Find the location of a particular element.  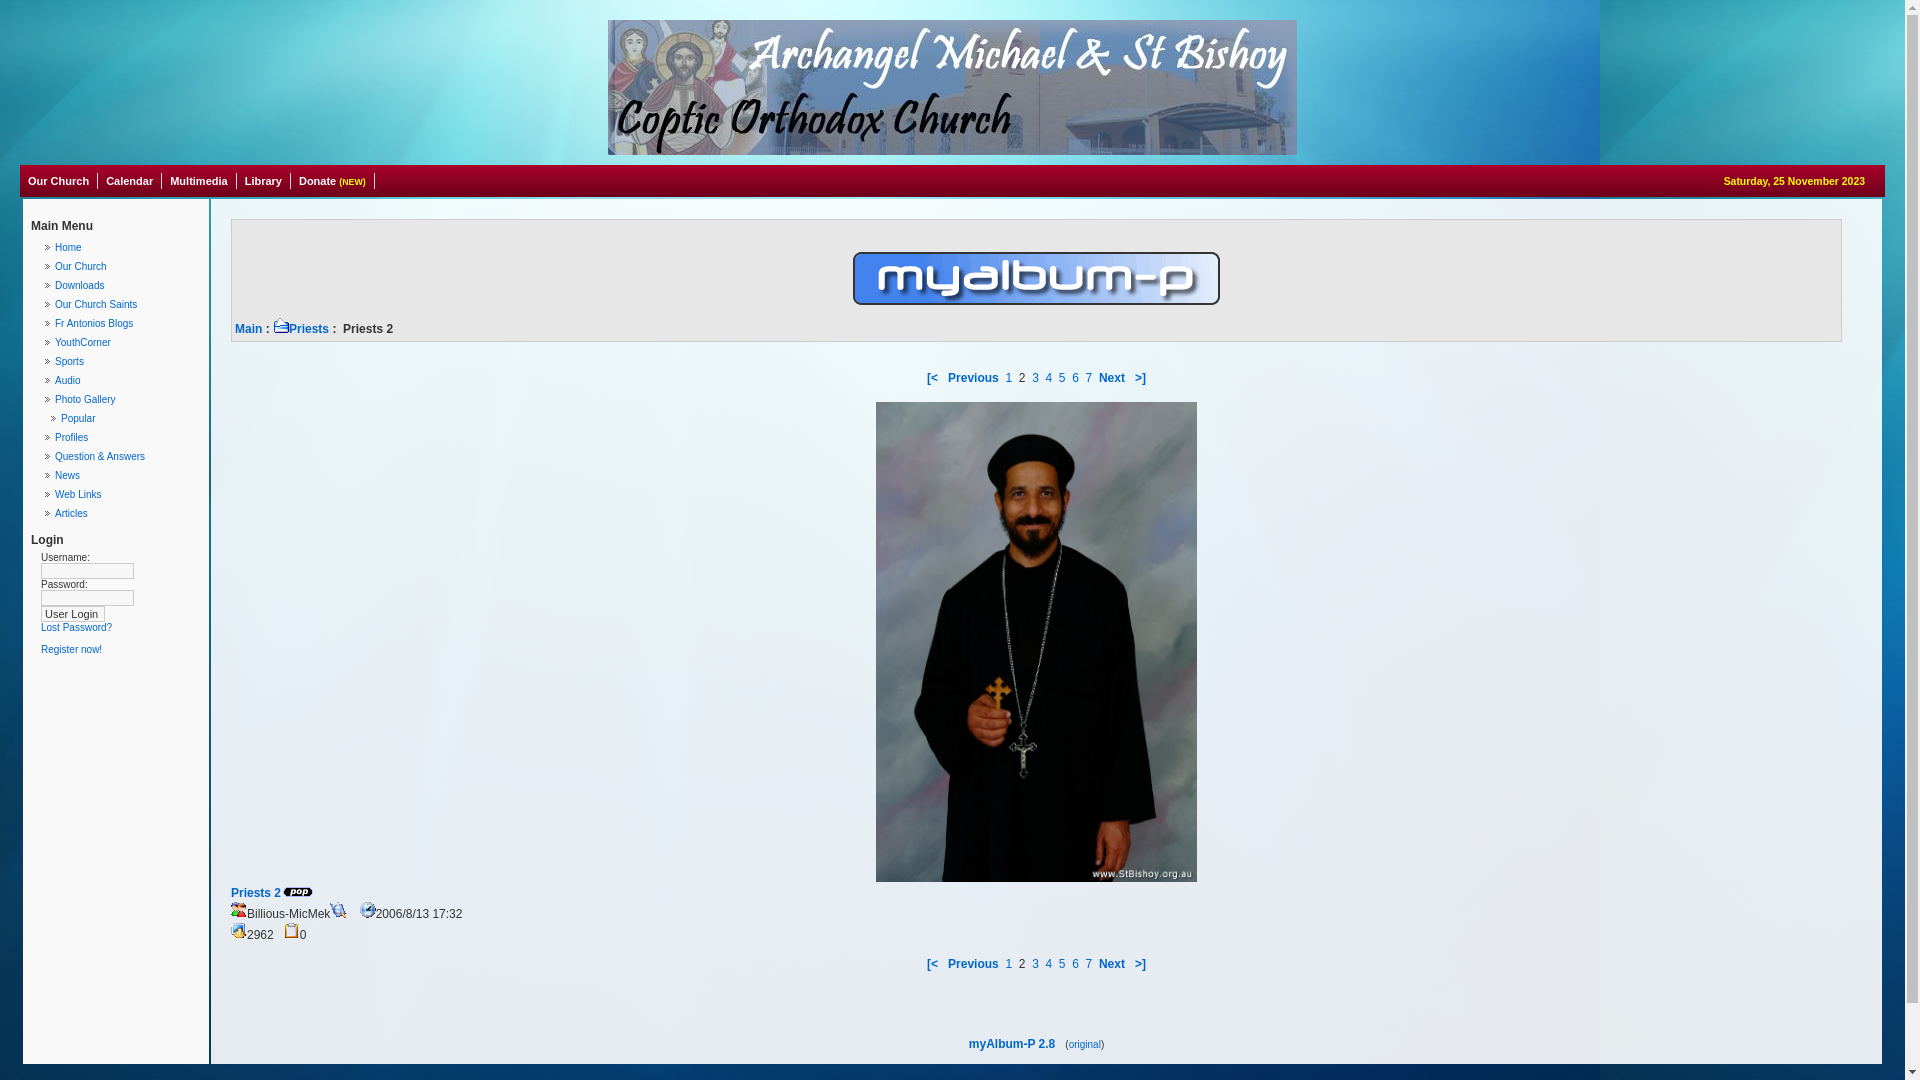

'3' is located at coordinates (1035, 378).